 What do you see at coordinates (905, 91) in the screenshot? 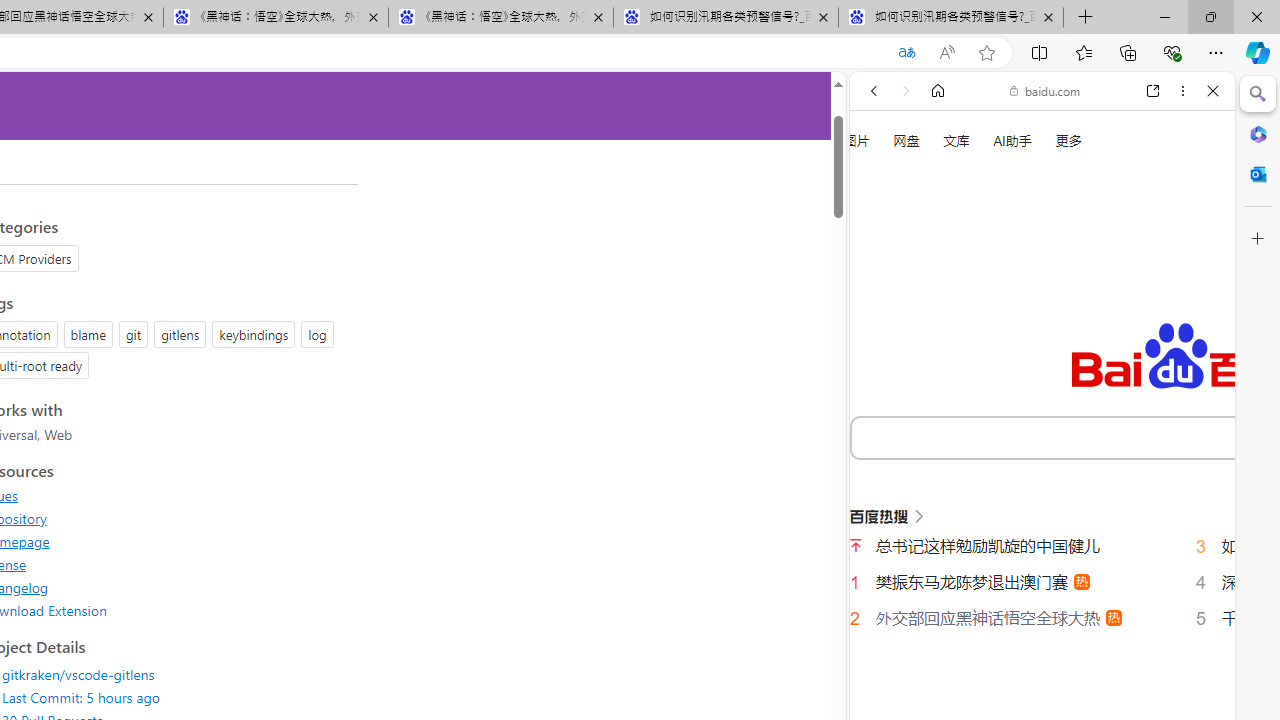
I see `'Forward'` at bounding box center [905, 91].